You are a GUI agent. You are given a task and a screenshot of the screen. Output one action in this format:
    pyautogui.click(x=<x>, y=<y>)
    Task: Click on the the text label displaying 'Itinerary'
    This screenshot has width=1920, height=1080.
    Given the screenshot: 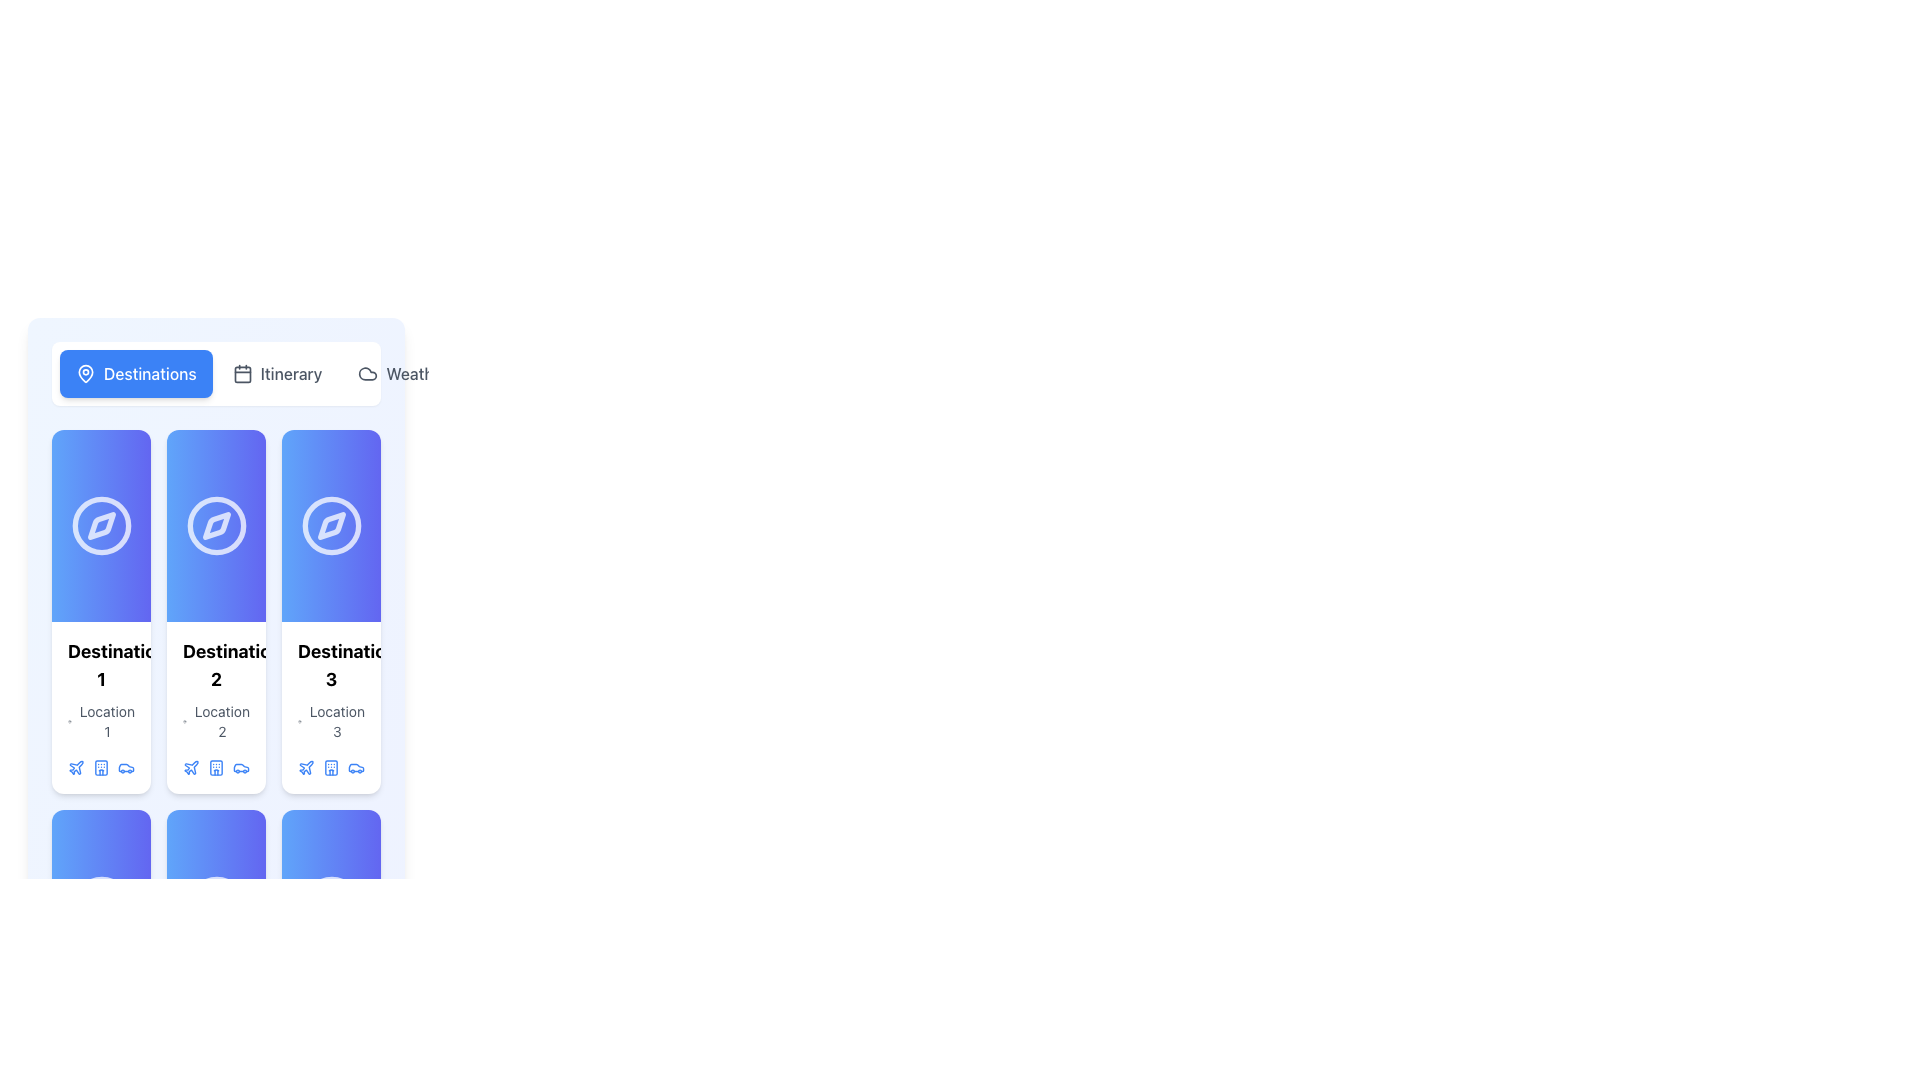 What is the action you would take?
    pyautogui.click(x=290, y=374)
    